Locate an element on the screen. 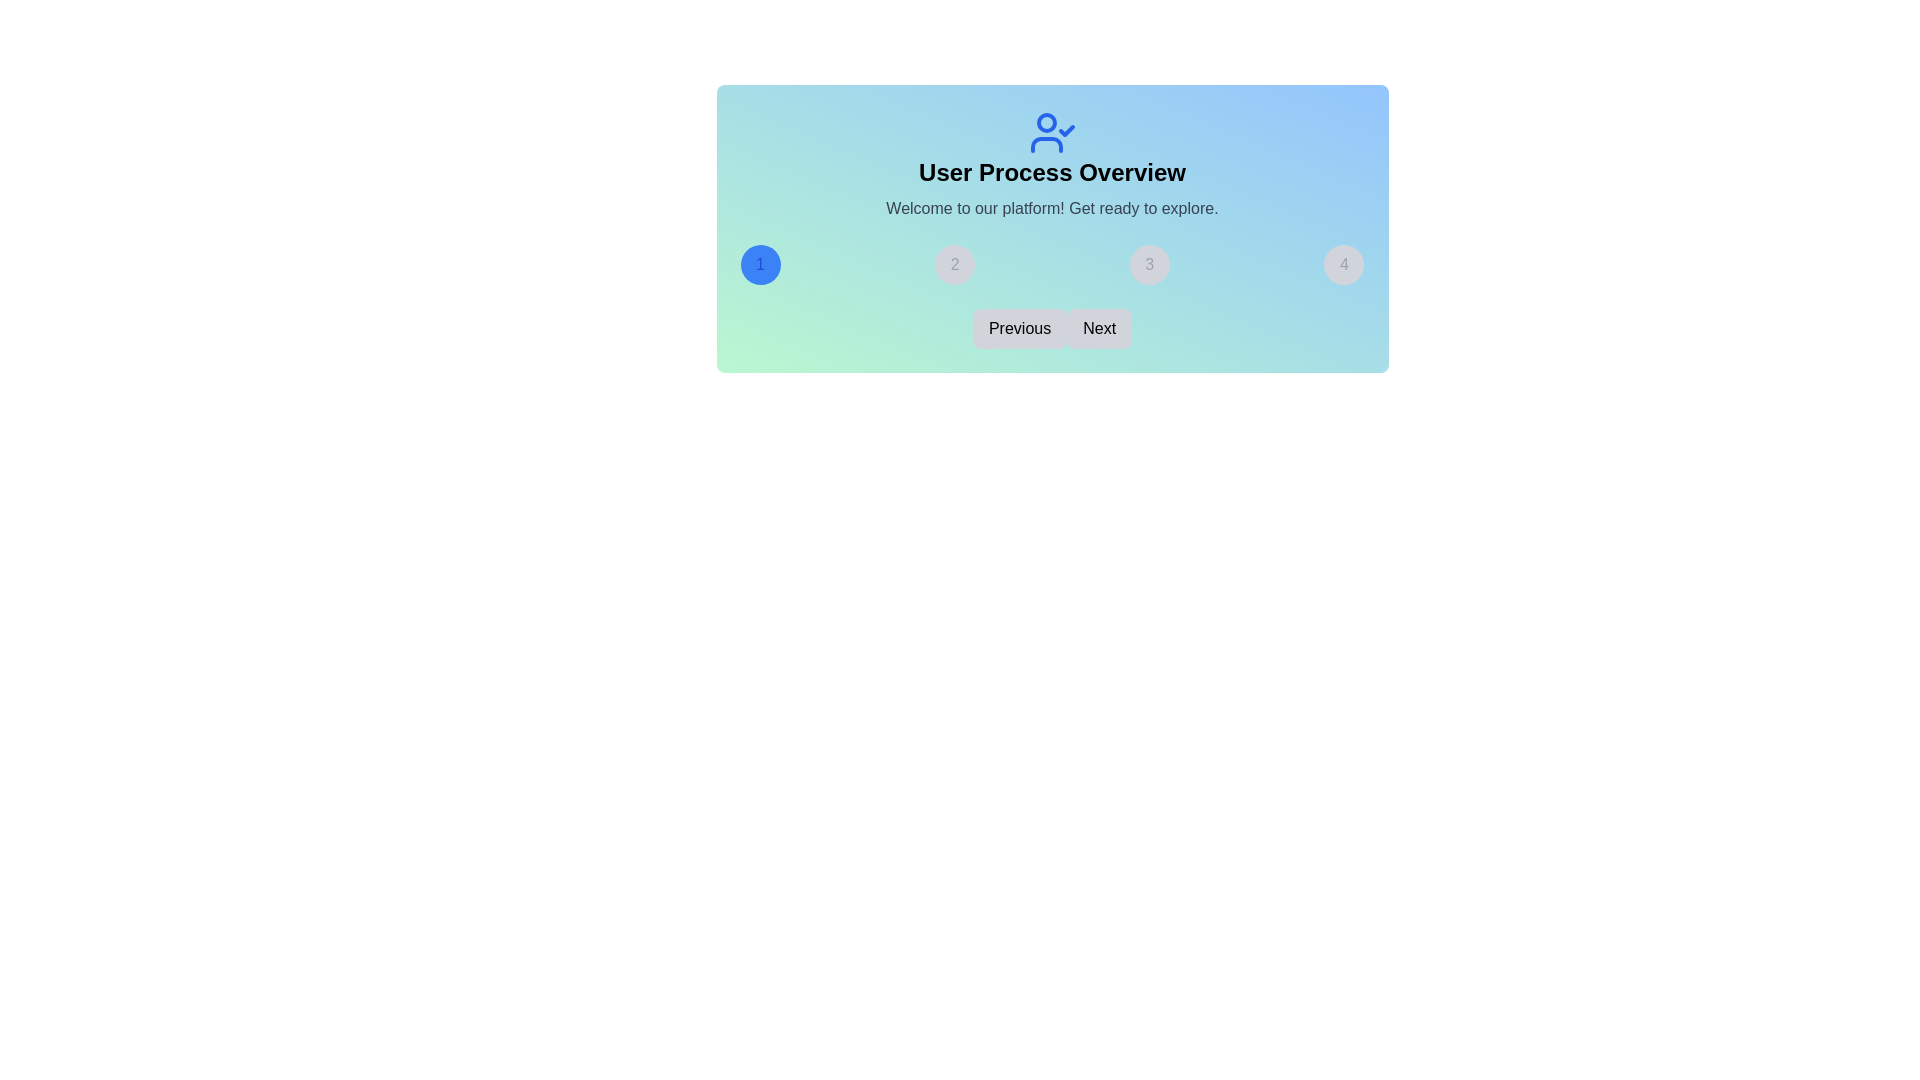 The image size is (1920, 1080). the 'Previous' button to navigate to the previous step is located at coordinates (1020, 327).